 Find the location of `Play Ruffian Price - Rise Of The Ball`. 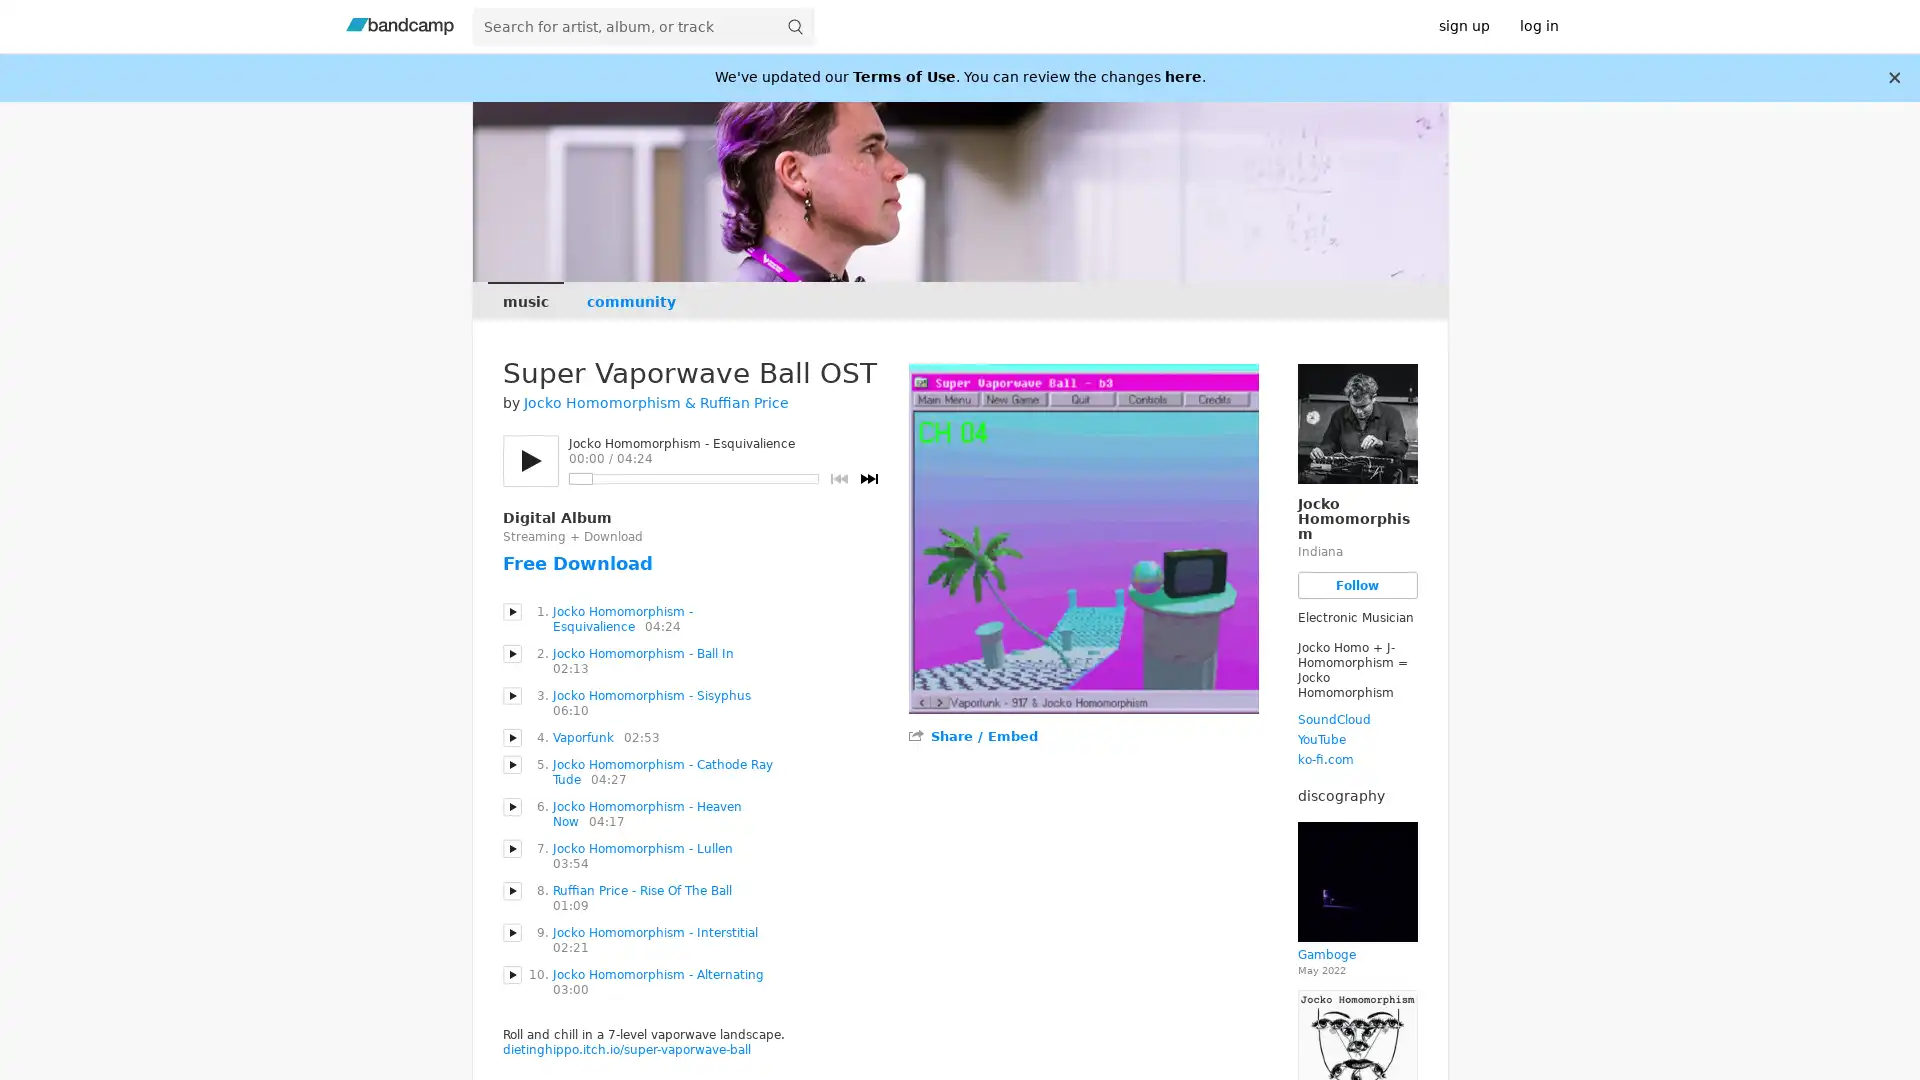

Play Ruffian Price - Rise Of The Ball is located at coordinates (511, 890).